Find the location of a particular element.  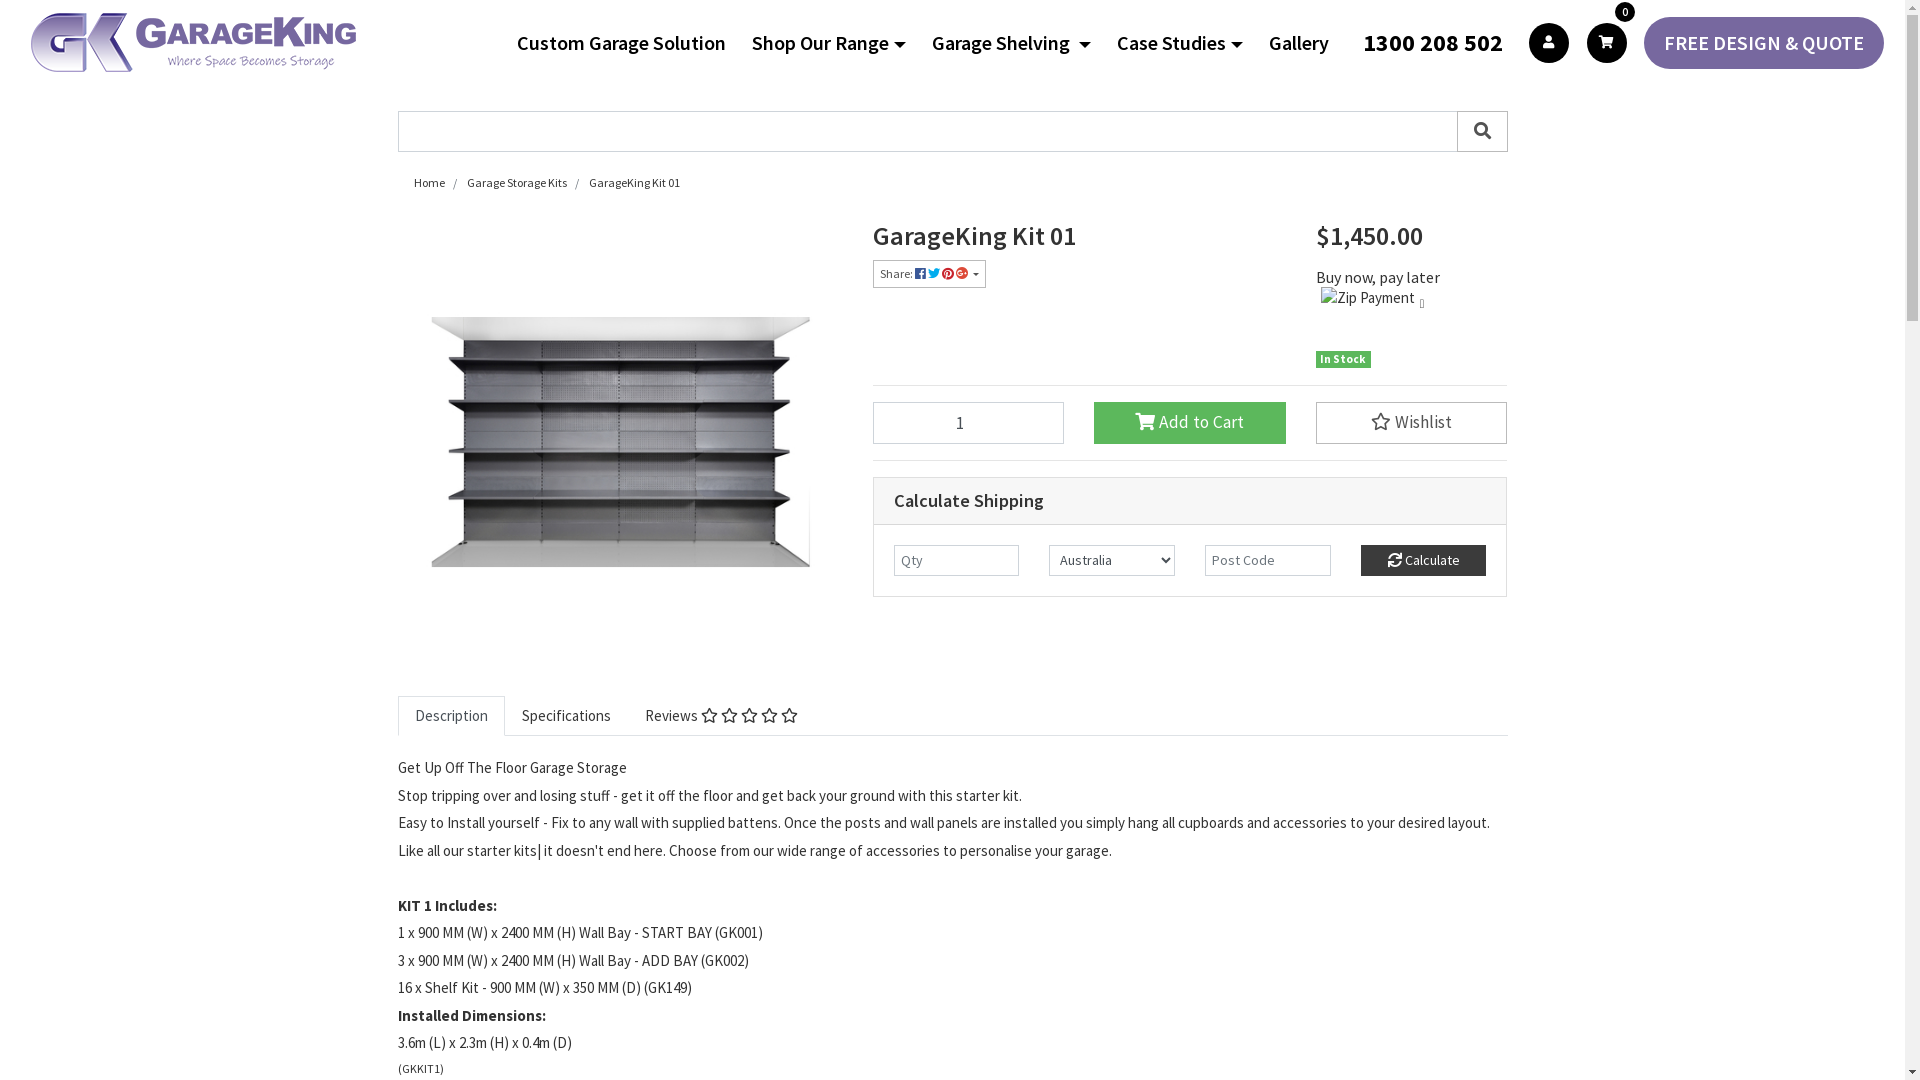

'Specifications' is located at coordinates (564, 715).